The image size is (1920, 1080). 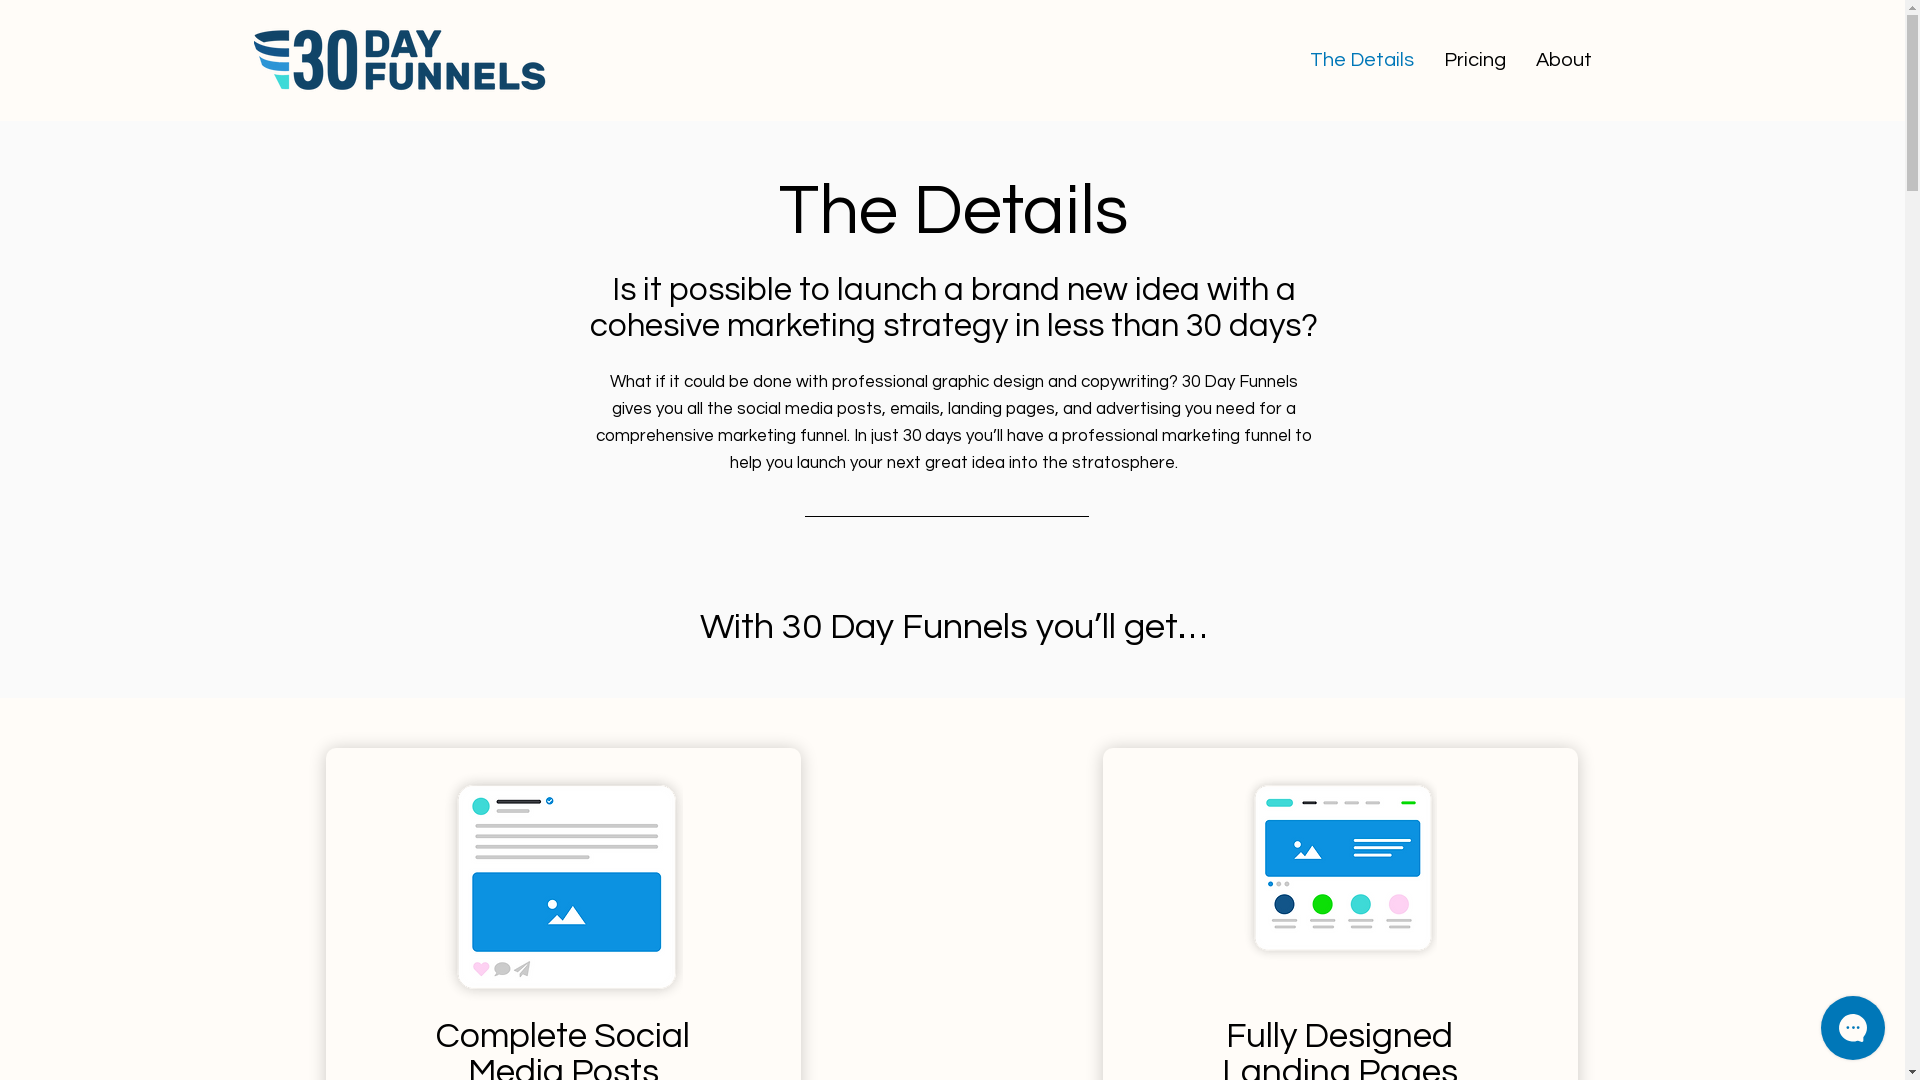 What do you see at coordinates (1563, 59) in the screenshot?
I see `'About'` at bounding box center [1563, 59].